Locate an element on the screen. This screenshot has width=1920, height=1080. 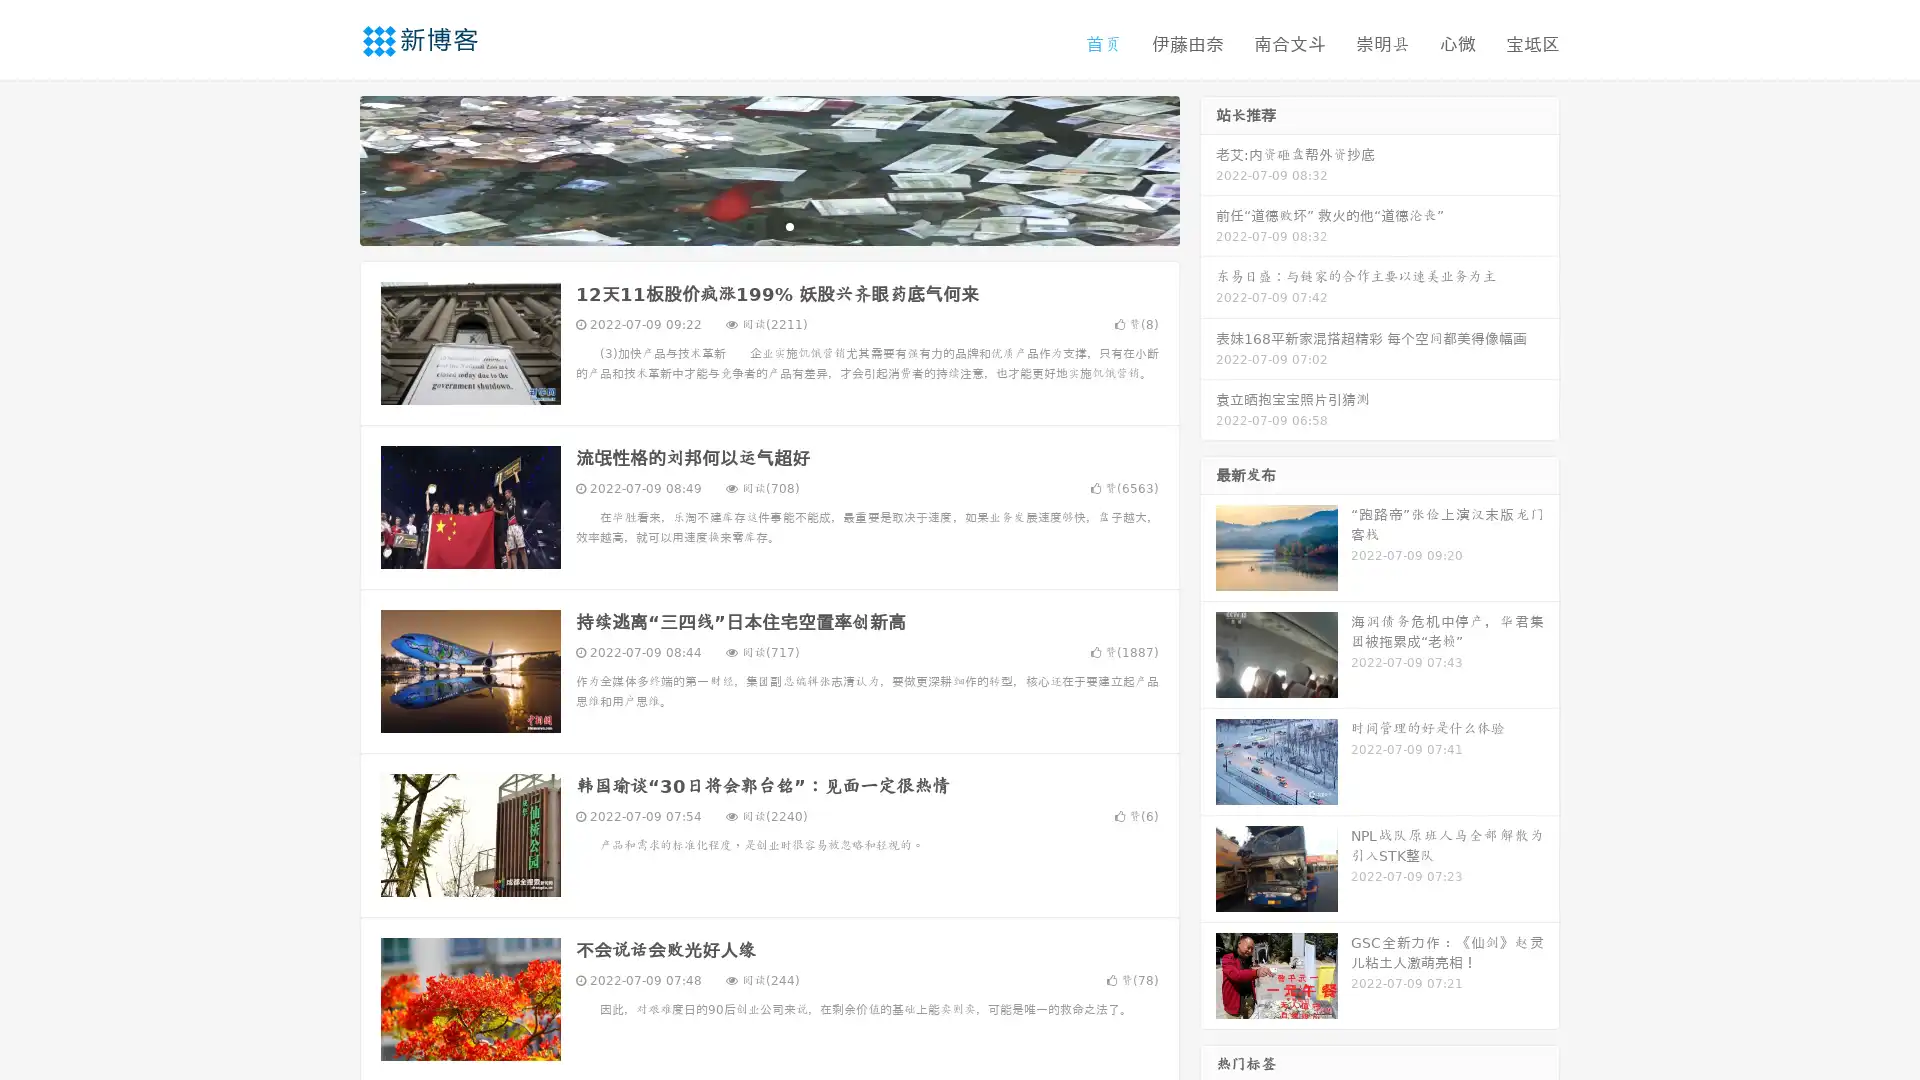
Go to slide 2 is located at coordinates (768, 225).